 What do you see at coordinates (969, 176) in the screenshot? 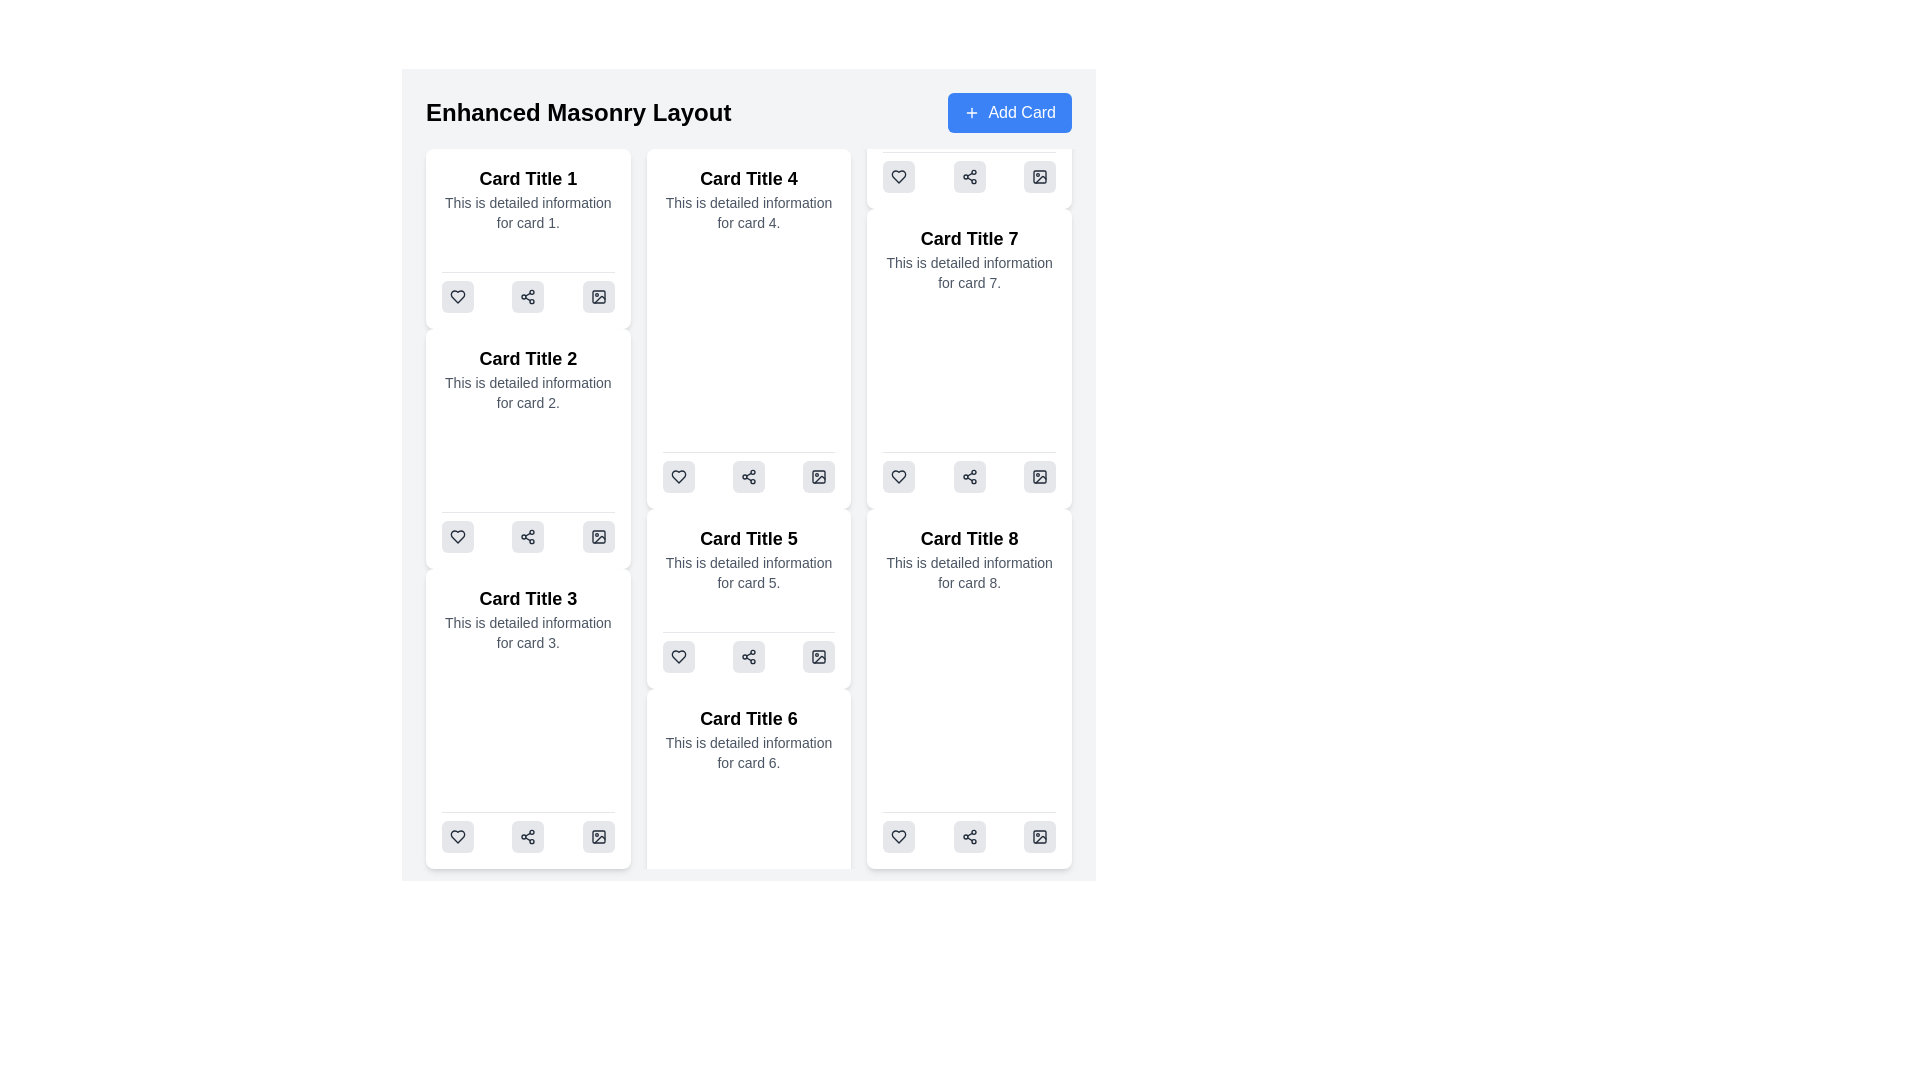
I see `the sharing icon button located in the top-right corner of 'Card Title 7', positioned between the heart icon and the image icon` at bounding box center [969, 176].